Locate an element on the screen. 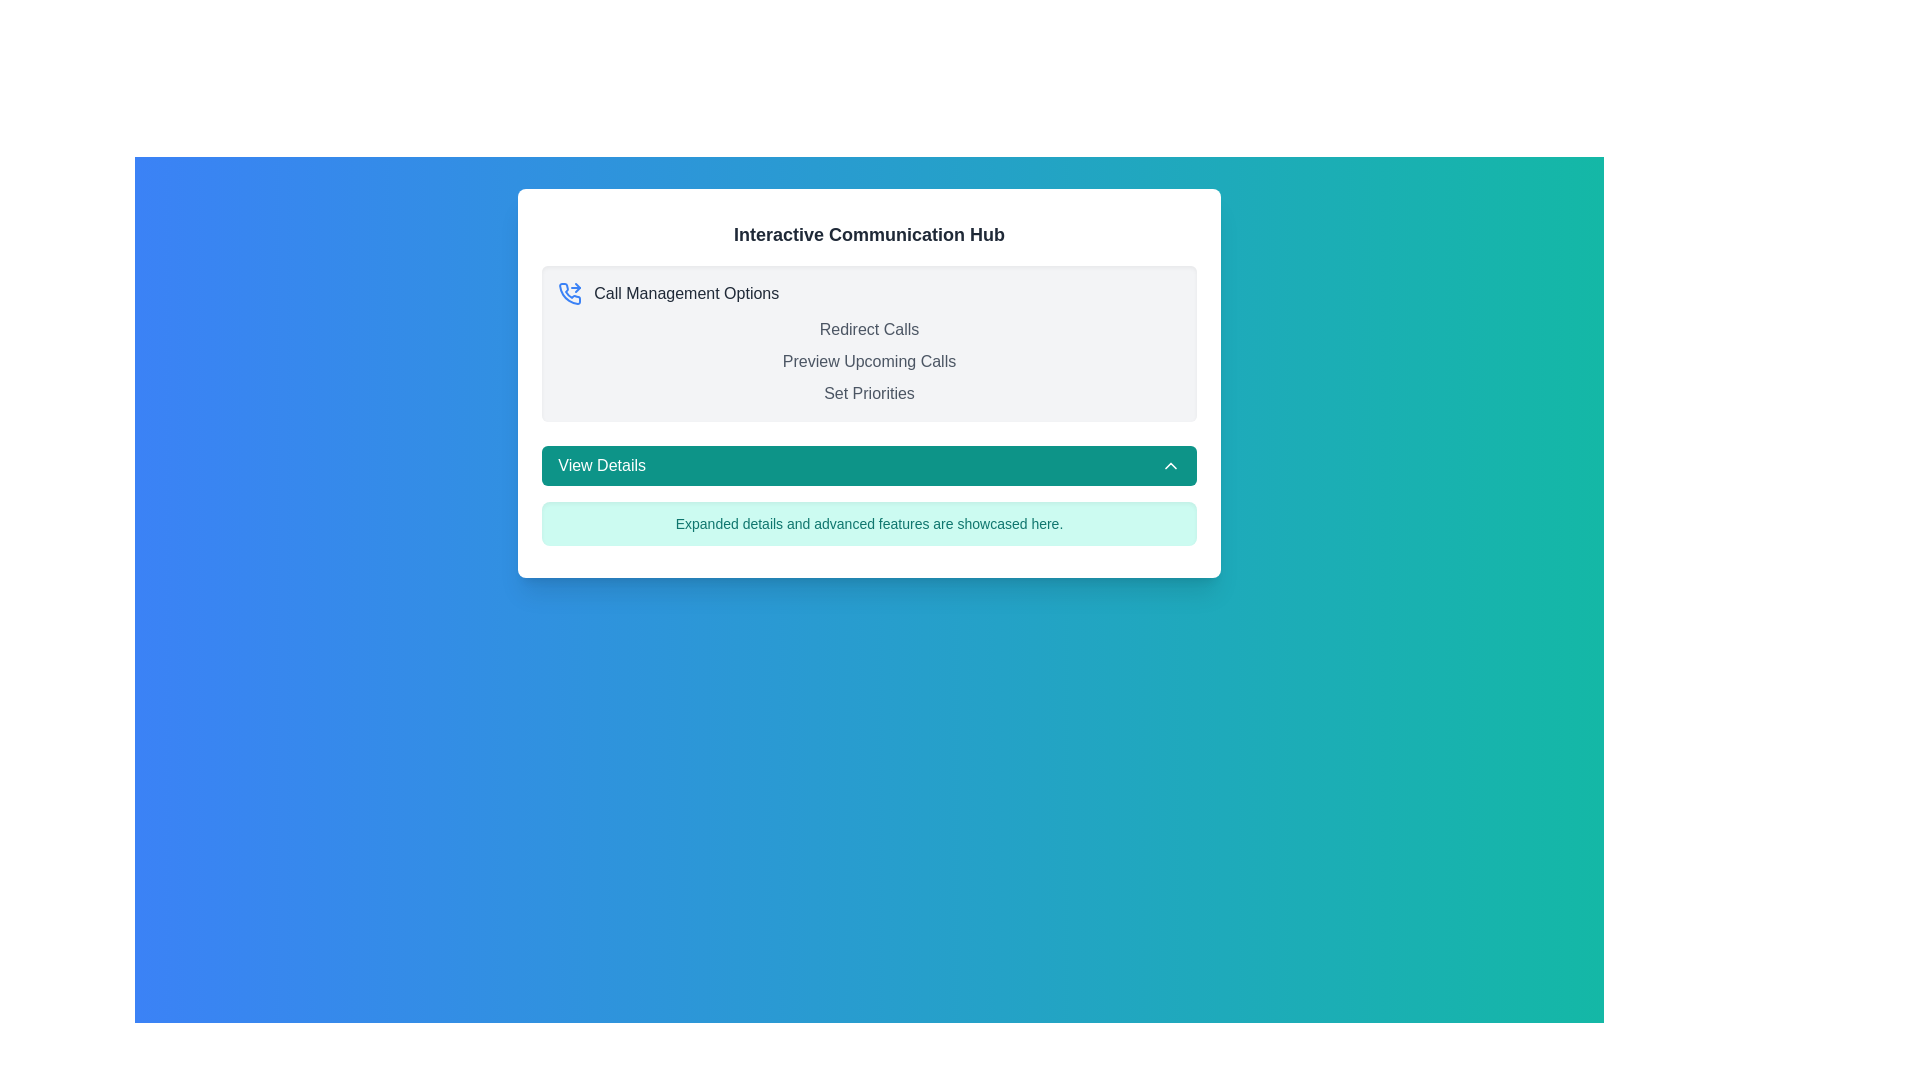 The height and width of the screenshot is (1080, 1920). the static text label that indicates the function of the clickable button for viewing more details, located at the bottom section of the central module is located at coordinates (601, 466).